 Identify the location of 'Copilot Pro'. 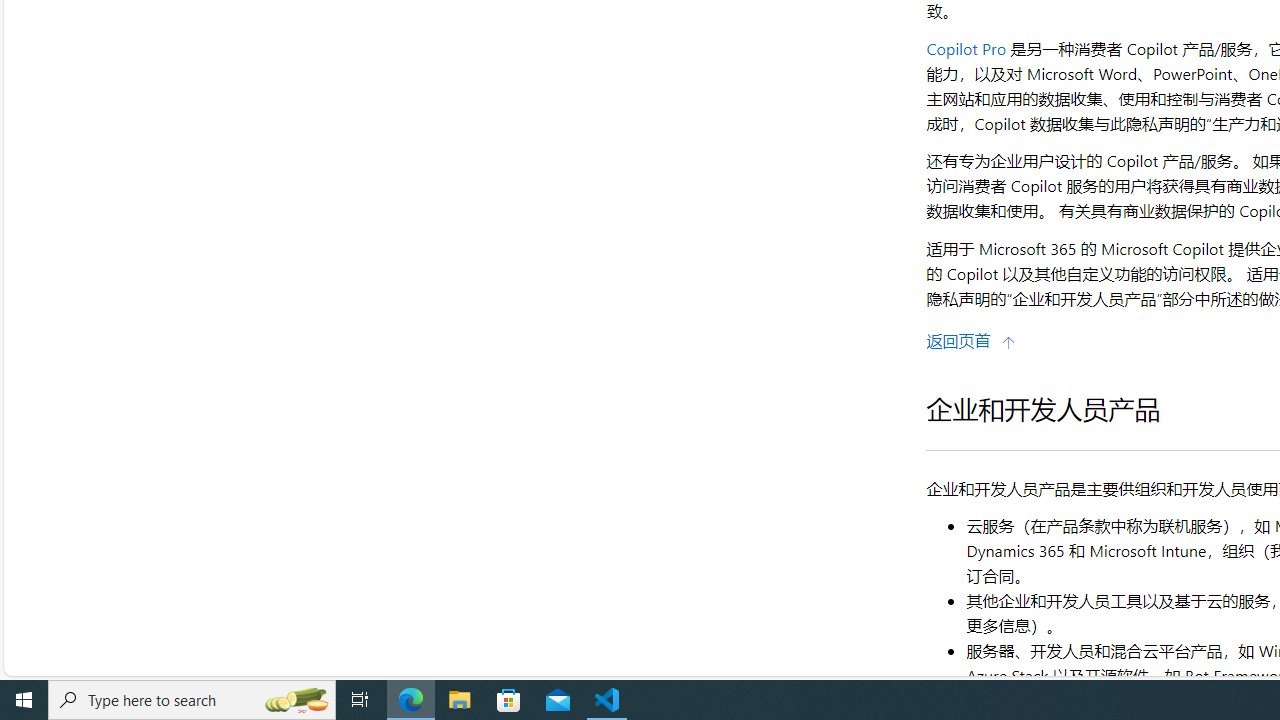
(965, 46).